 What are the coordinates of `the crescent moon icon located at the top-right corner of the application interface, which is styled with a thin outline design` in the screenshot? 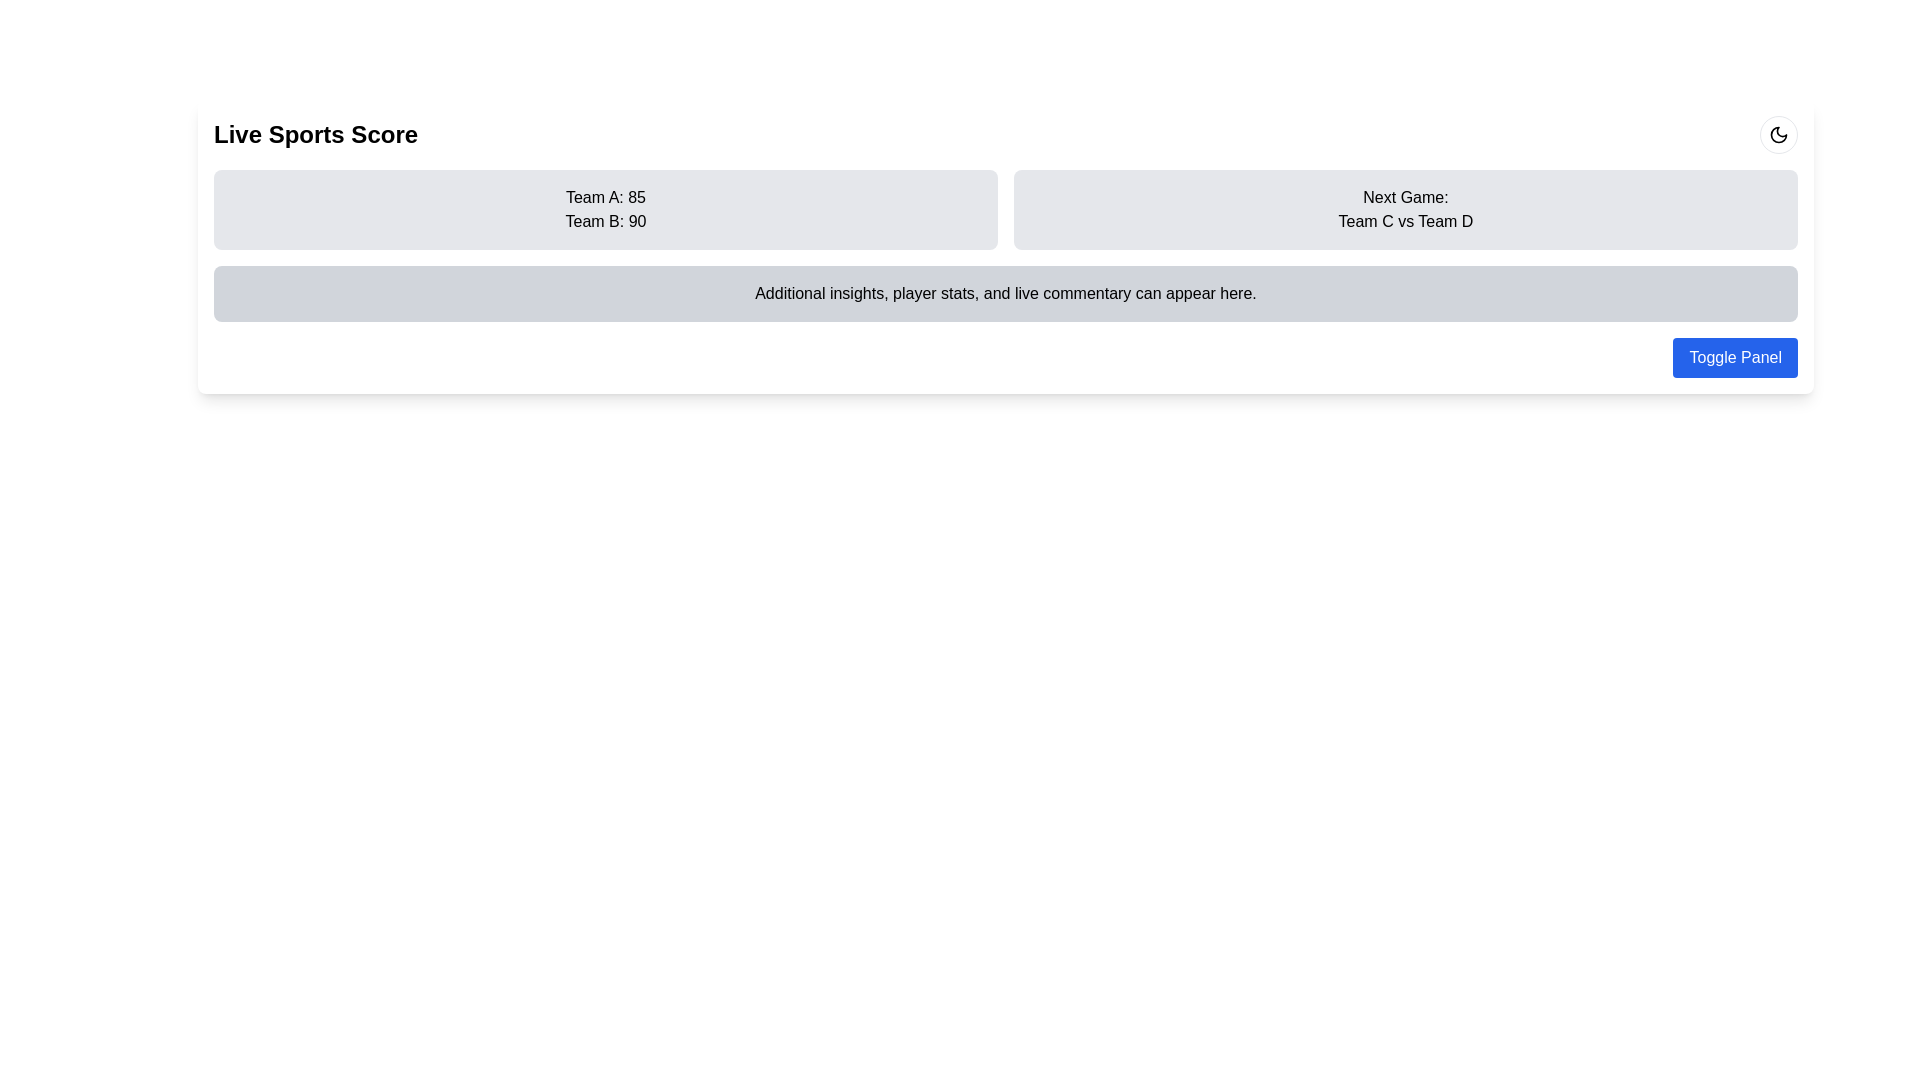 It's located at (1779, 135).